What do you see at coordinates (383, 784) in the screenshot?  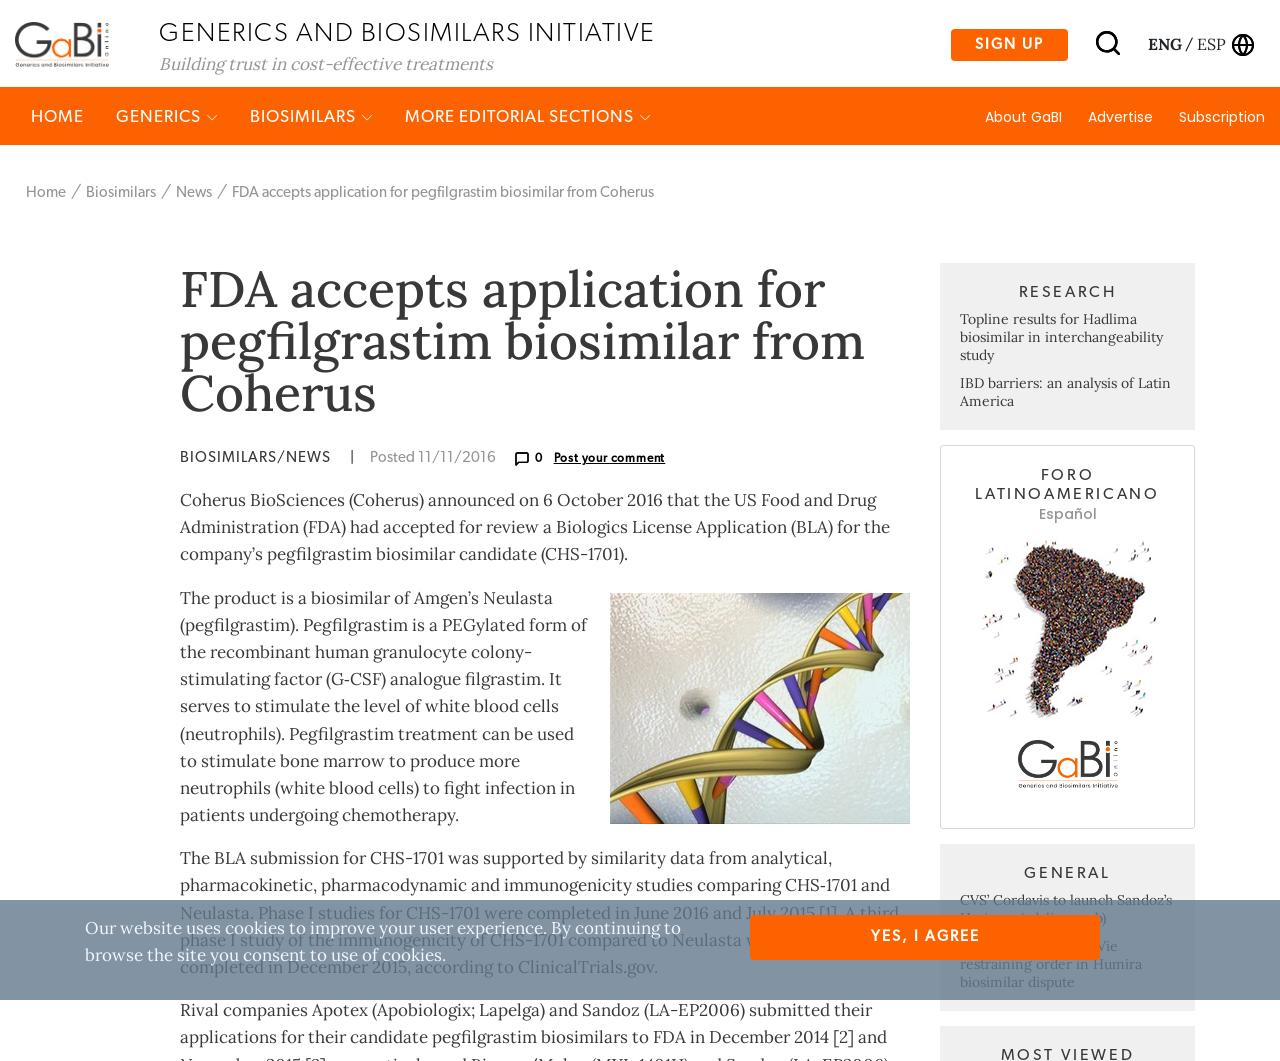 I see `'The product is a biosimilar of Amgen’s Neulasta (pegfilgrastim). Pegfilgrastim is a PEGylated form of the recombinant human granulocyte colony-stimulating factor (G‑CSF) analogue filgrastim. It serves to stimulate the level of white blood cells (neutrophils). Pegfilgrastim treatment can be used to stimulate bone marrow to produce more neutrophils (white blood cells) to fight infection in patients undergoing chemotherapy.'` at bounding box center [383, 784].